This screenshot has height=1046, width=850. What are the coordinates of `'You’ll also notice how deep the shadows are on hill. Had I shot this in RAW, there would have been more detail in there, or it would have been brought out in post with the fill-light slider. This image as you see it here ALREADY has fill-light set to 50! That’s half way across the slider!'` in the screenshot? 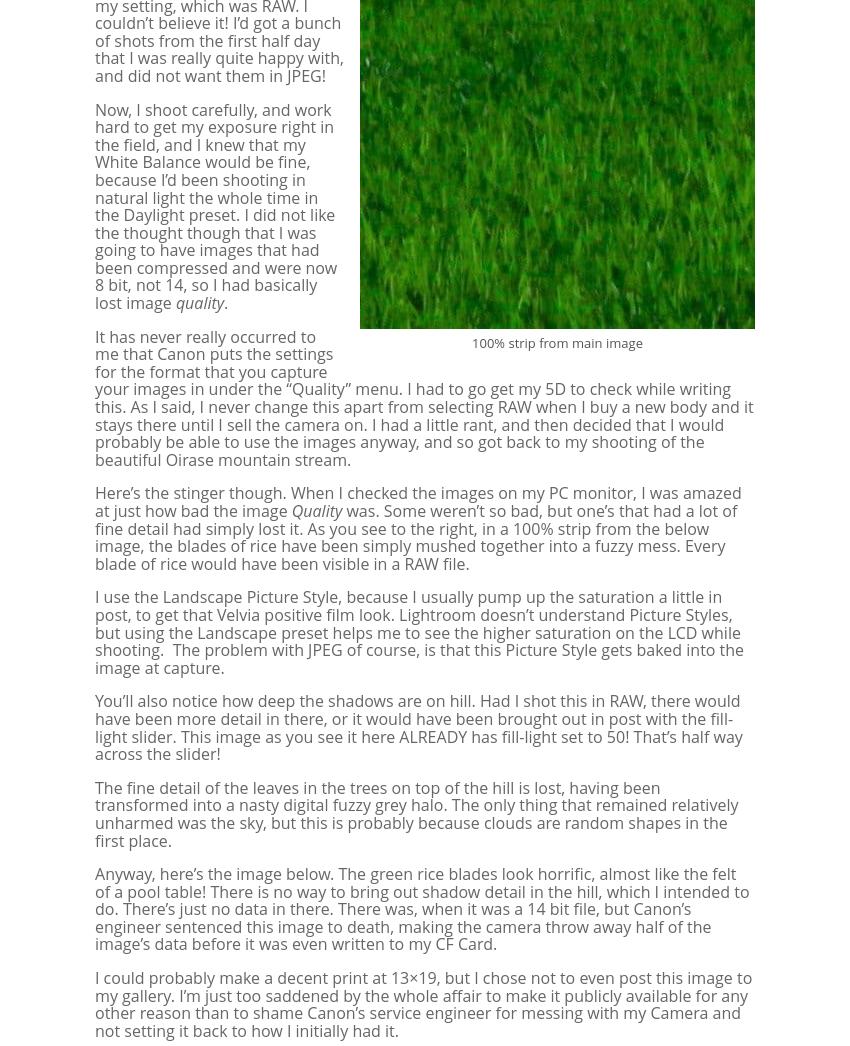 It's located at (418, 727).